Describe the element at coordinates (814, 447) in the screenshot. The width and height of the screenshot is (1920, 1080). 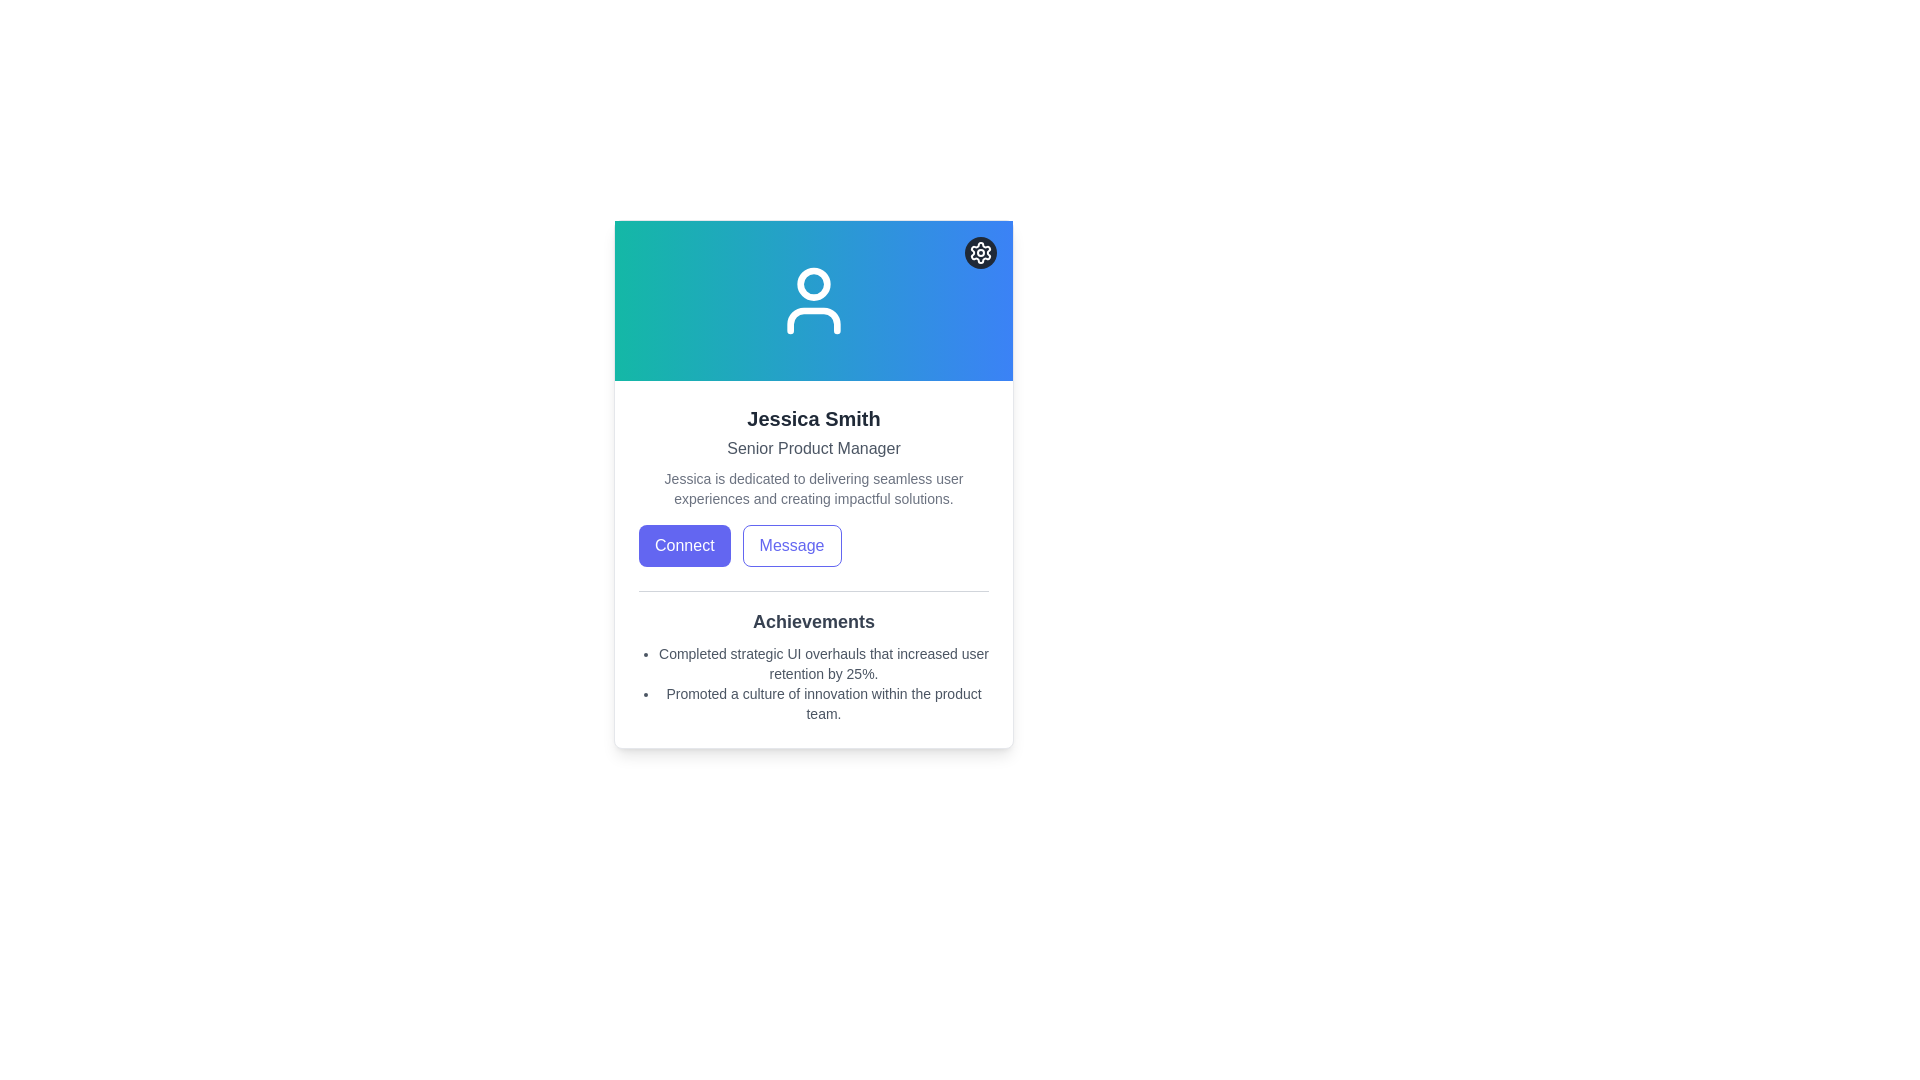
I see `the text displaying 'Senior Product Manager', which is positioned beneath the header 'Jessica Smith'` at that location.